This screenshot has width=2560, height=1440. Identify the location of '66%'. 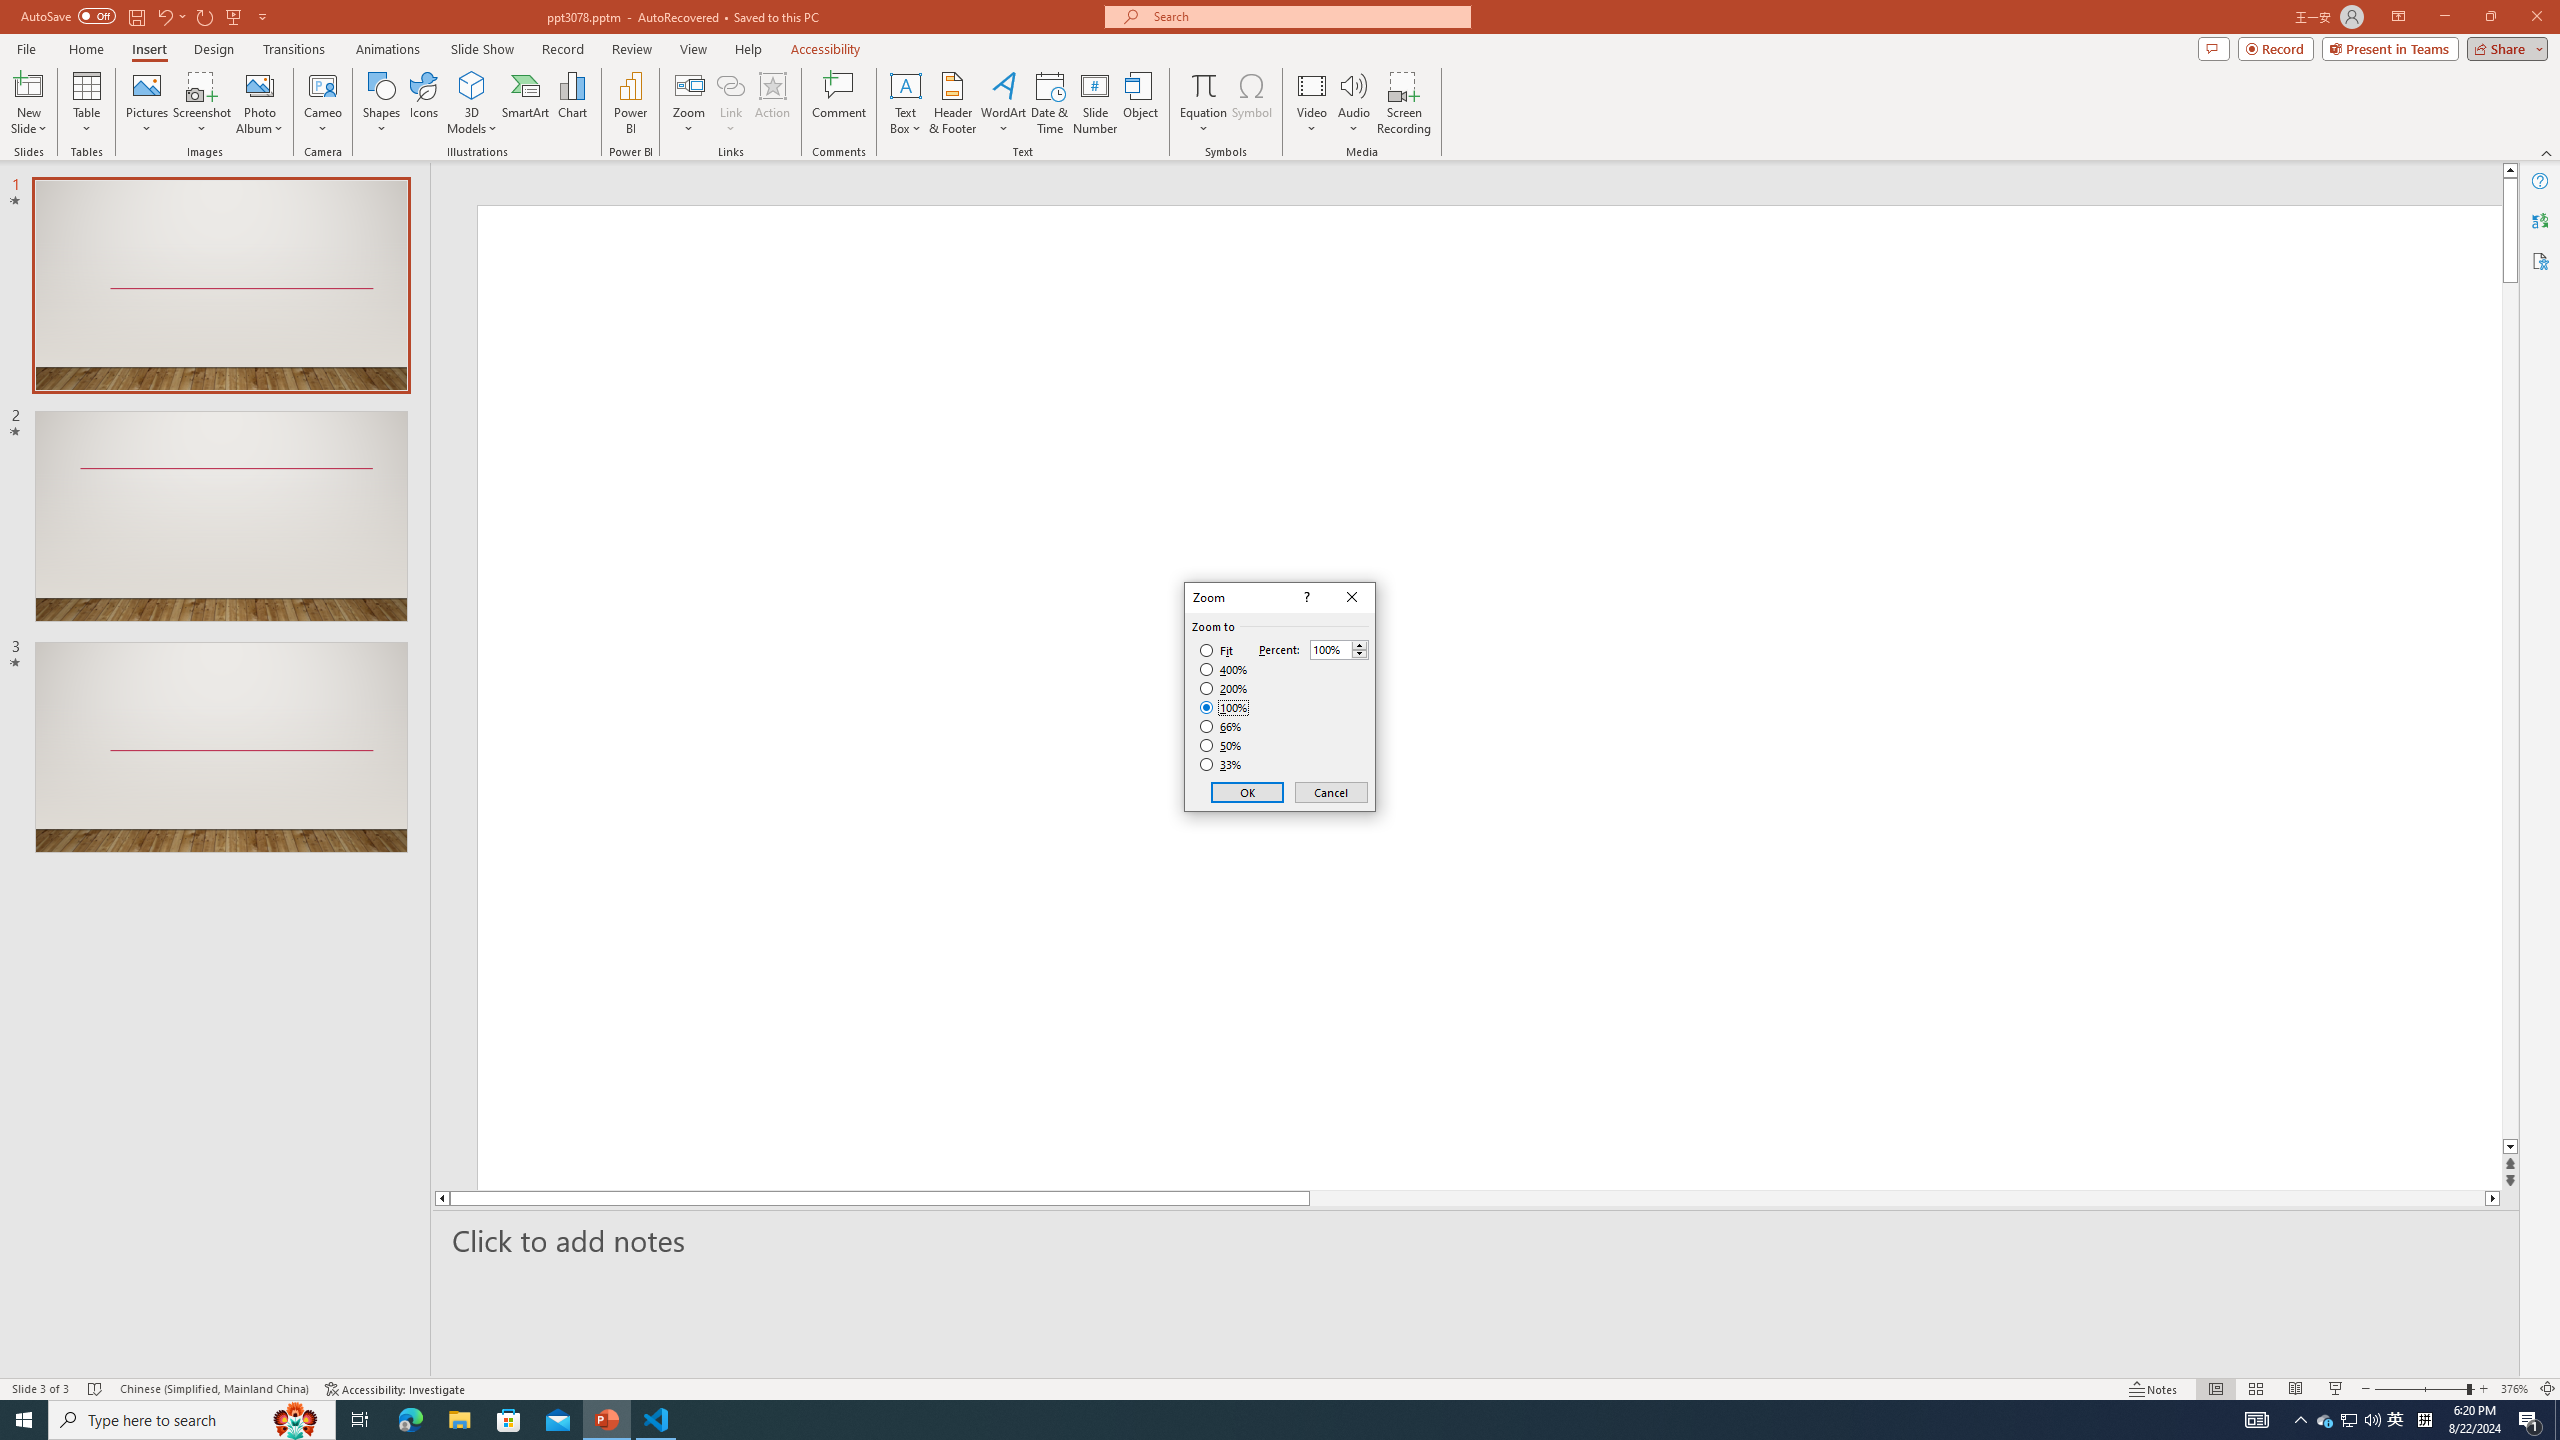
(1222, 725).